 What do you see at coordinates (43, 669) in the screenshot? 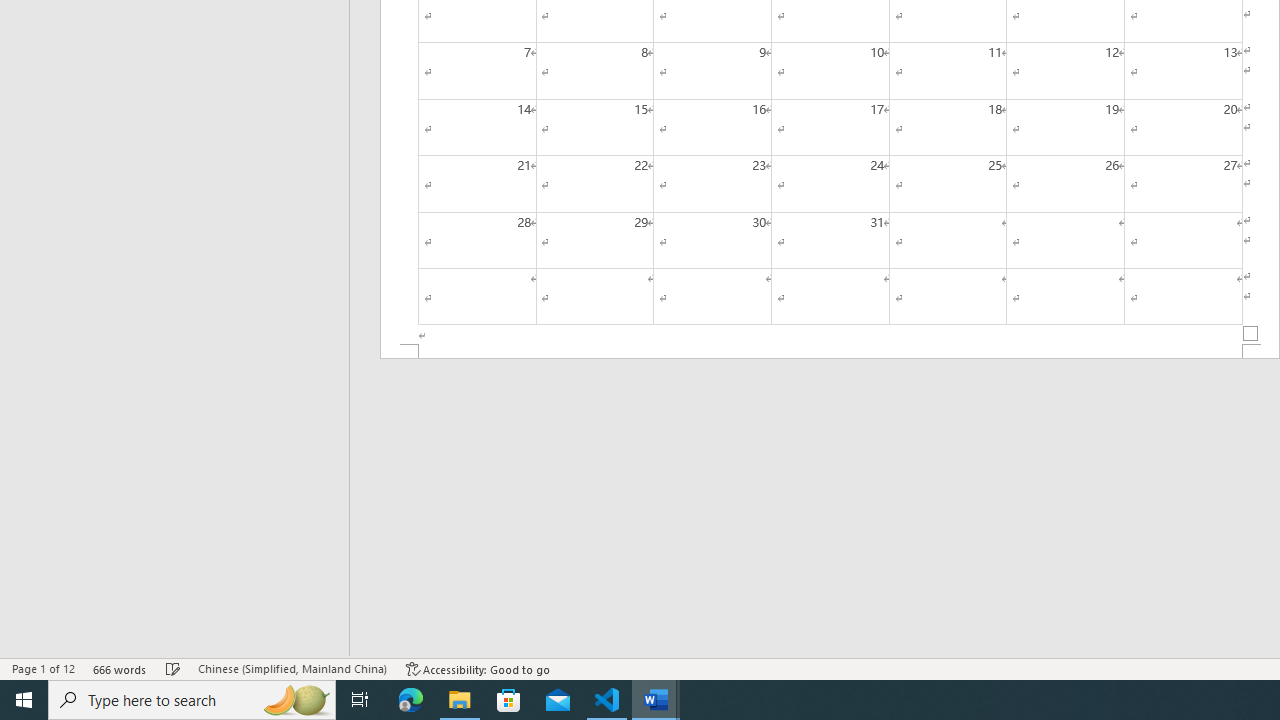
I see `'Page Number Page 1 of 12'` at bounding box center [43, 669].